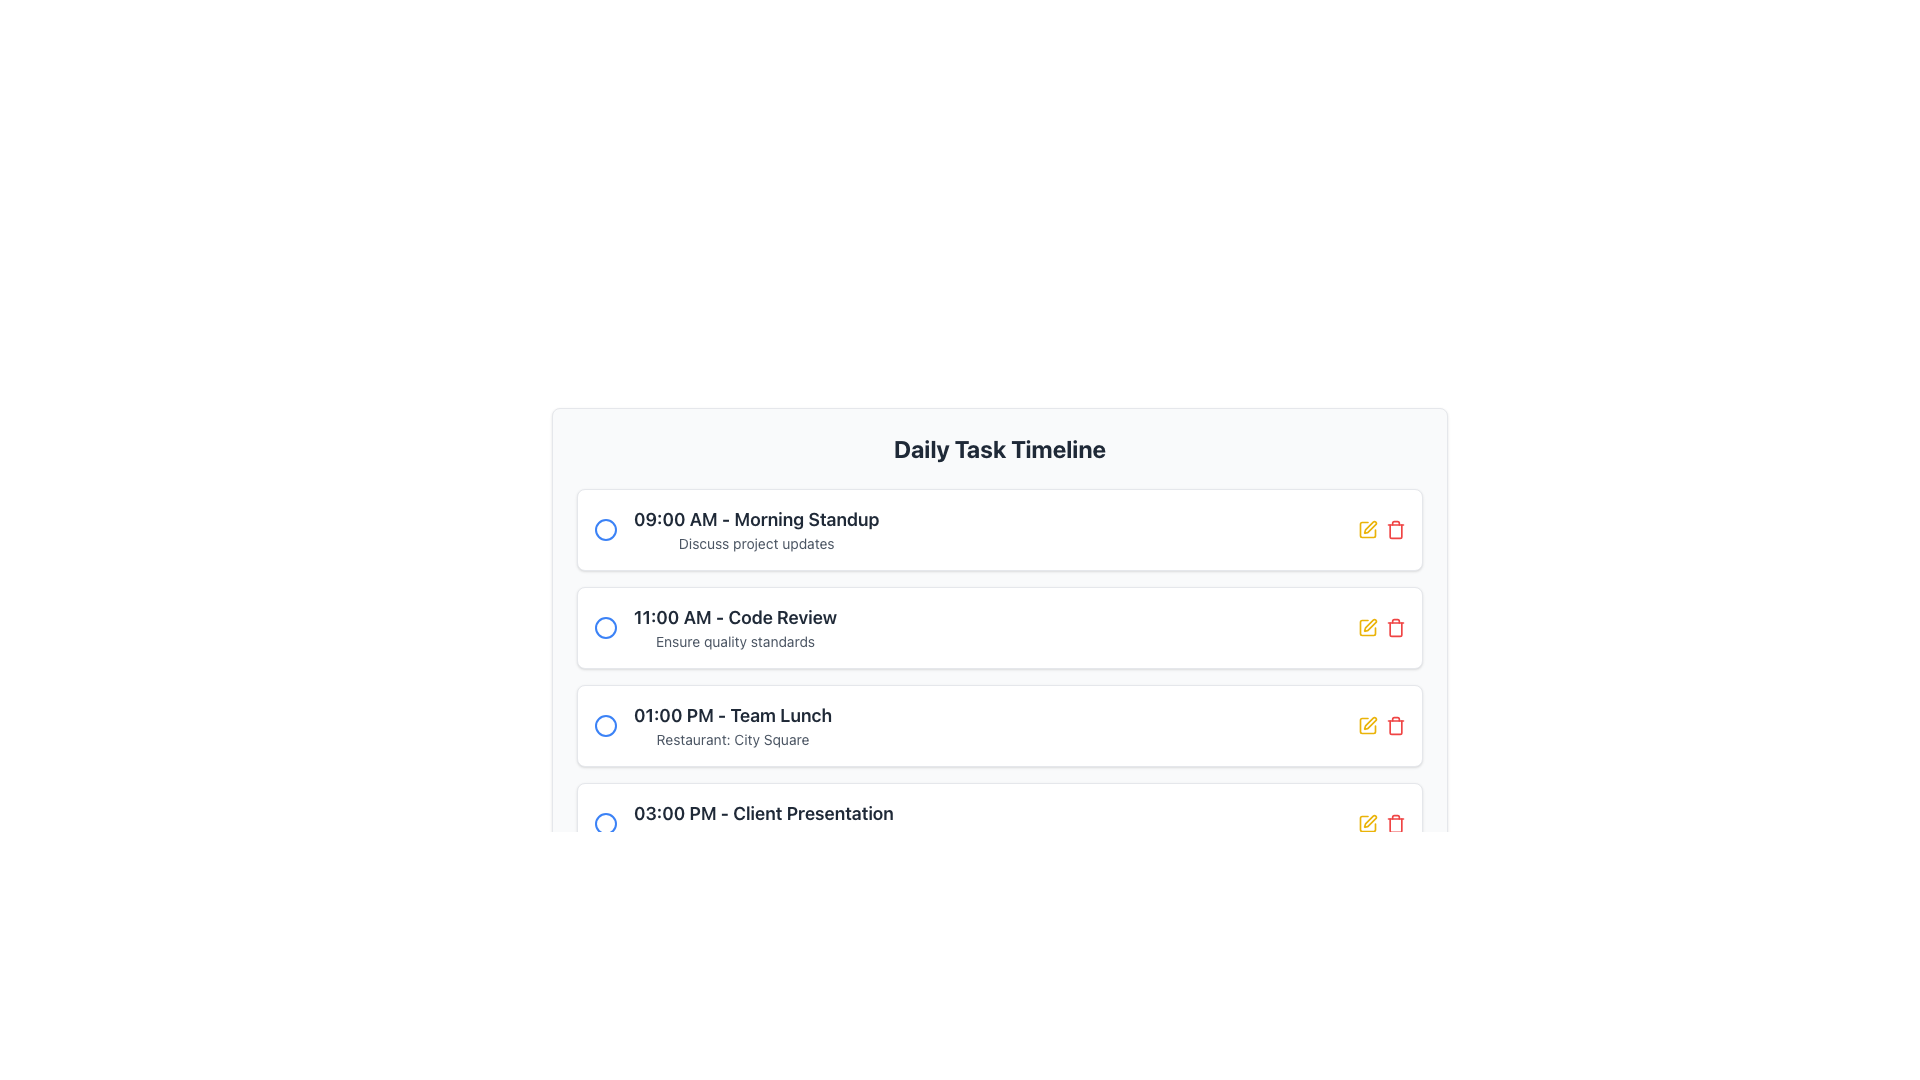 The height and width of the screenshot is (1080, 1920). Describe the element at coordinates (1395, 824) in the screenshot. I see `the trash can icon button, which is styled in red and located in the rightmost column adjacent to the task listing for '03:00 PM - Client Presentation'` at that location.